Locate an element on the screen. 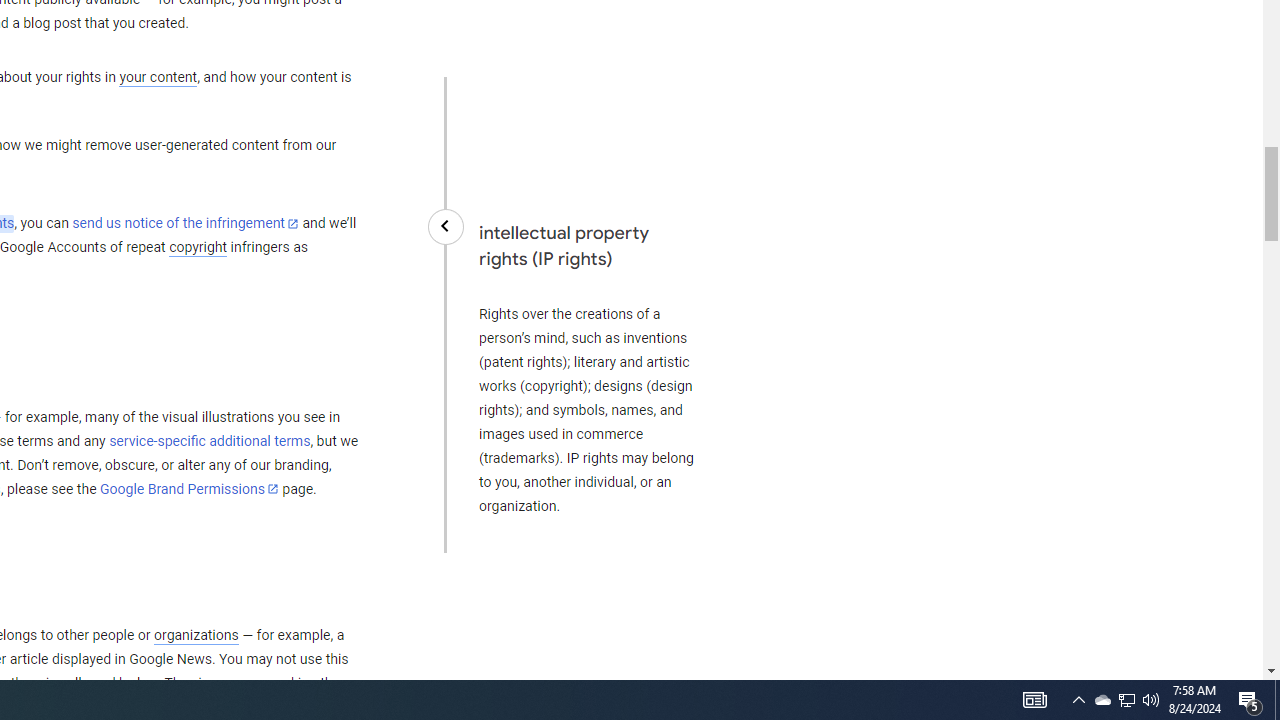 This screenshot has width=1280, height=720. 'service-specific additional terms' is located at coordinates (209, 440).